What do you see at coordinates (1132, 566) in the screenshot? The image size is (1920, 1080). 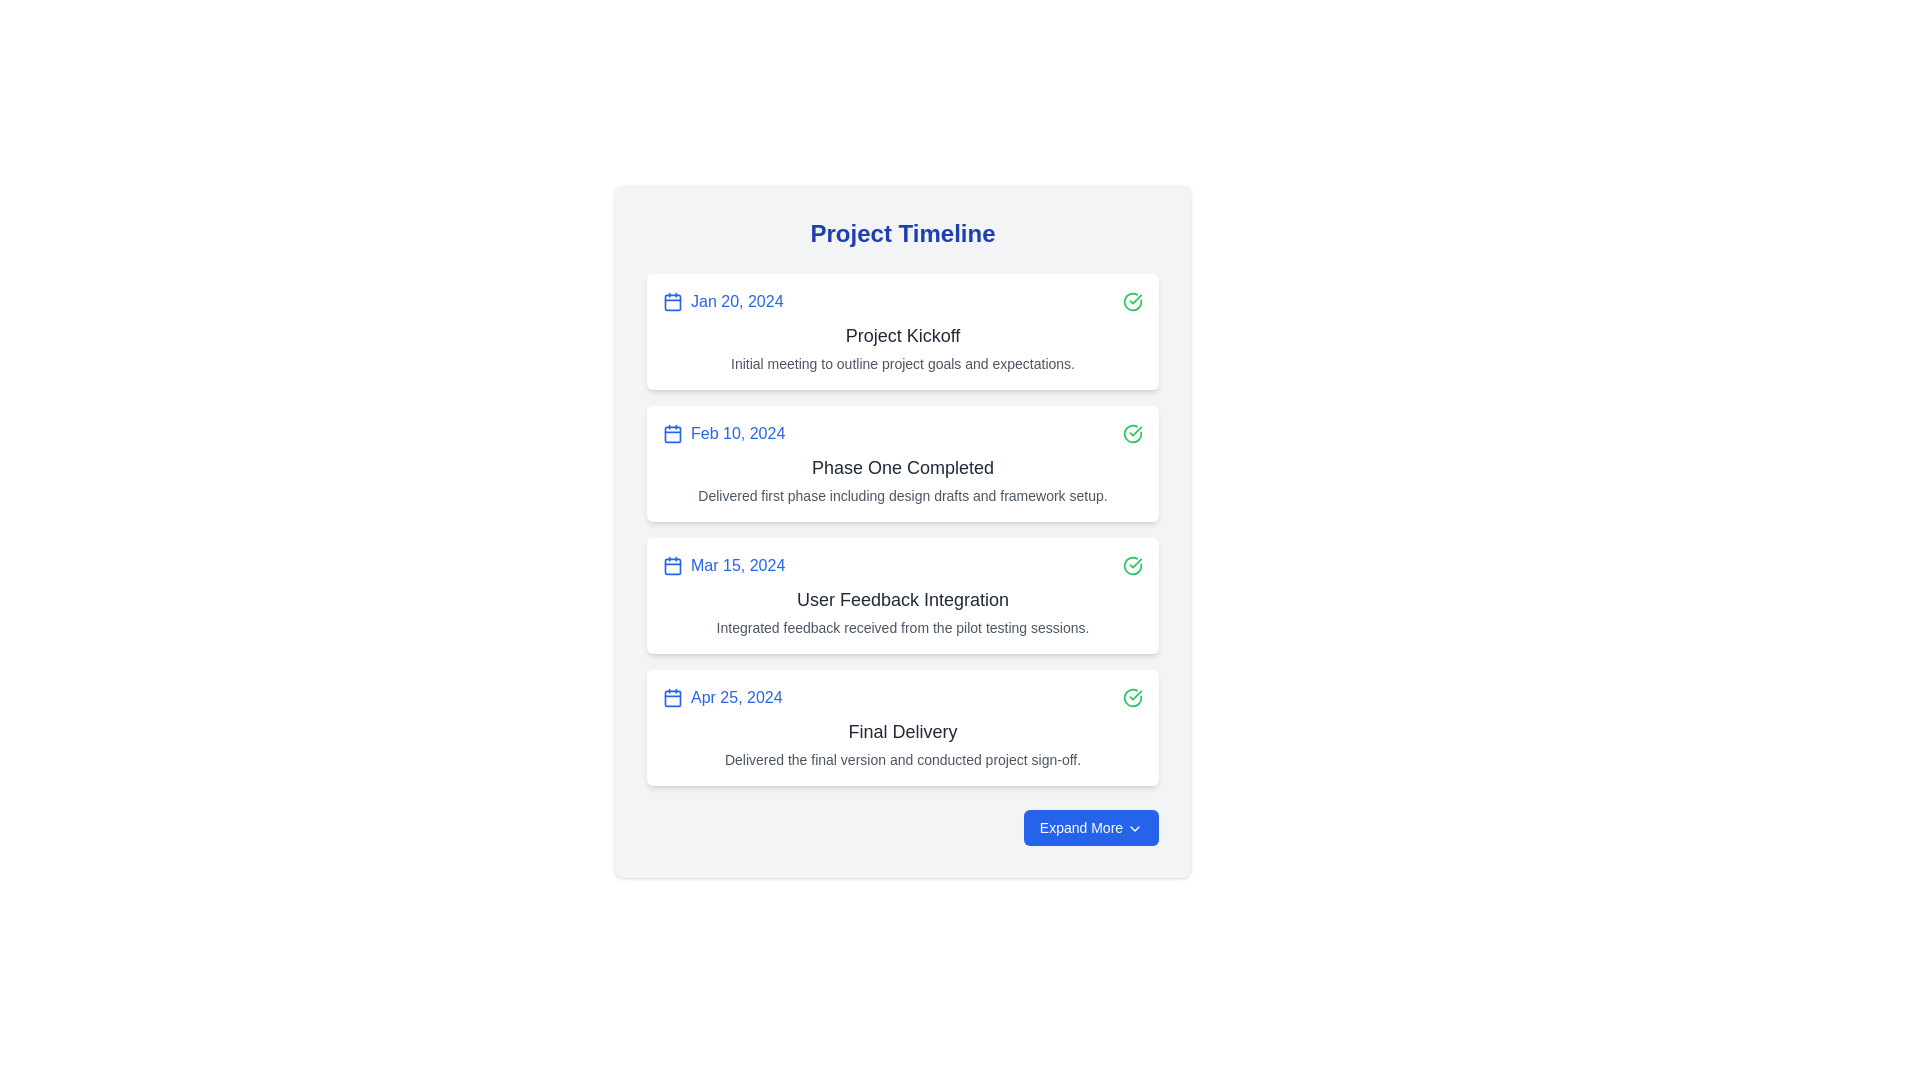 I see `the completion or progress icon located in the top-right corner of the 'Mar 15, 2024' timeline section, which indicates the status of the associated event` at bounding box center [1132, 566].